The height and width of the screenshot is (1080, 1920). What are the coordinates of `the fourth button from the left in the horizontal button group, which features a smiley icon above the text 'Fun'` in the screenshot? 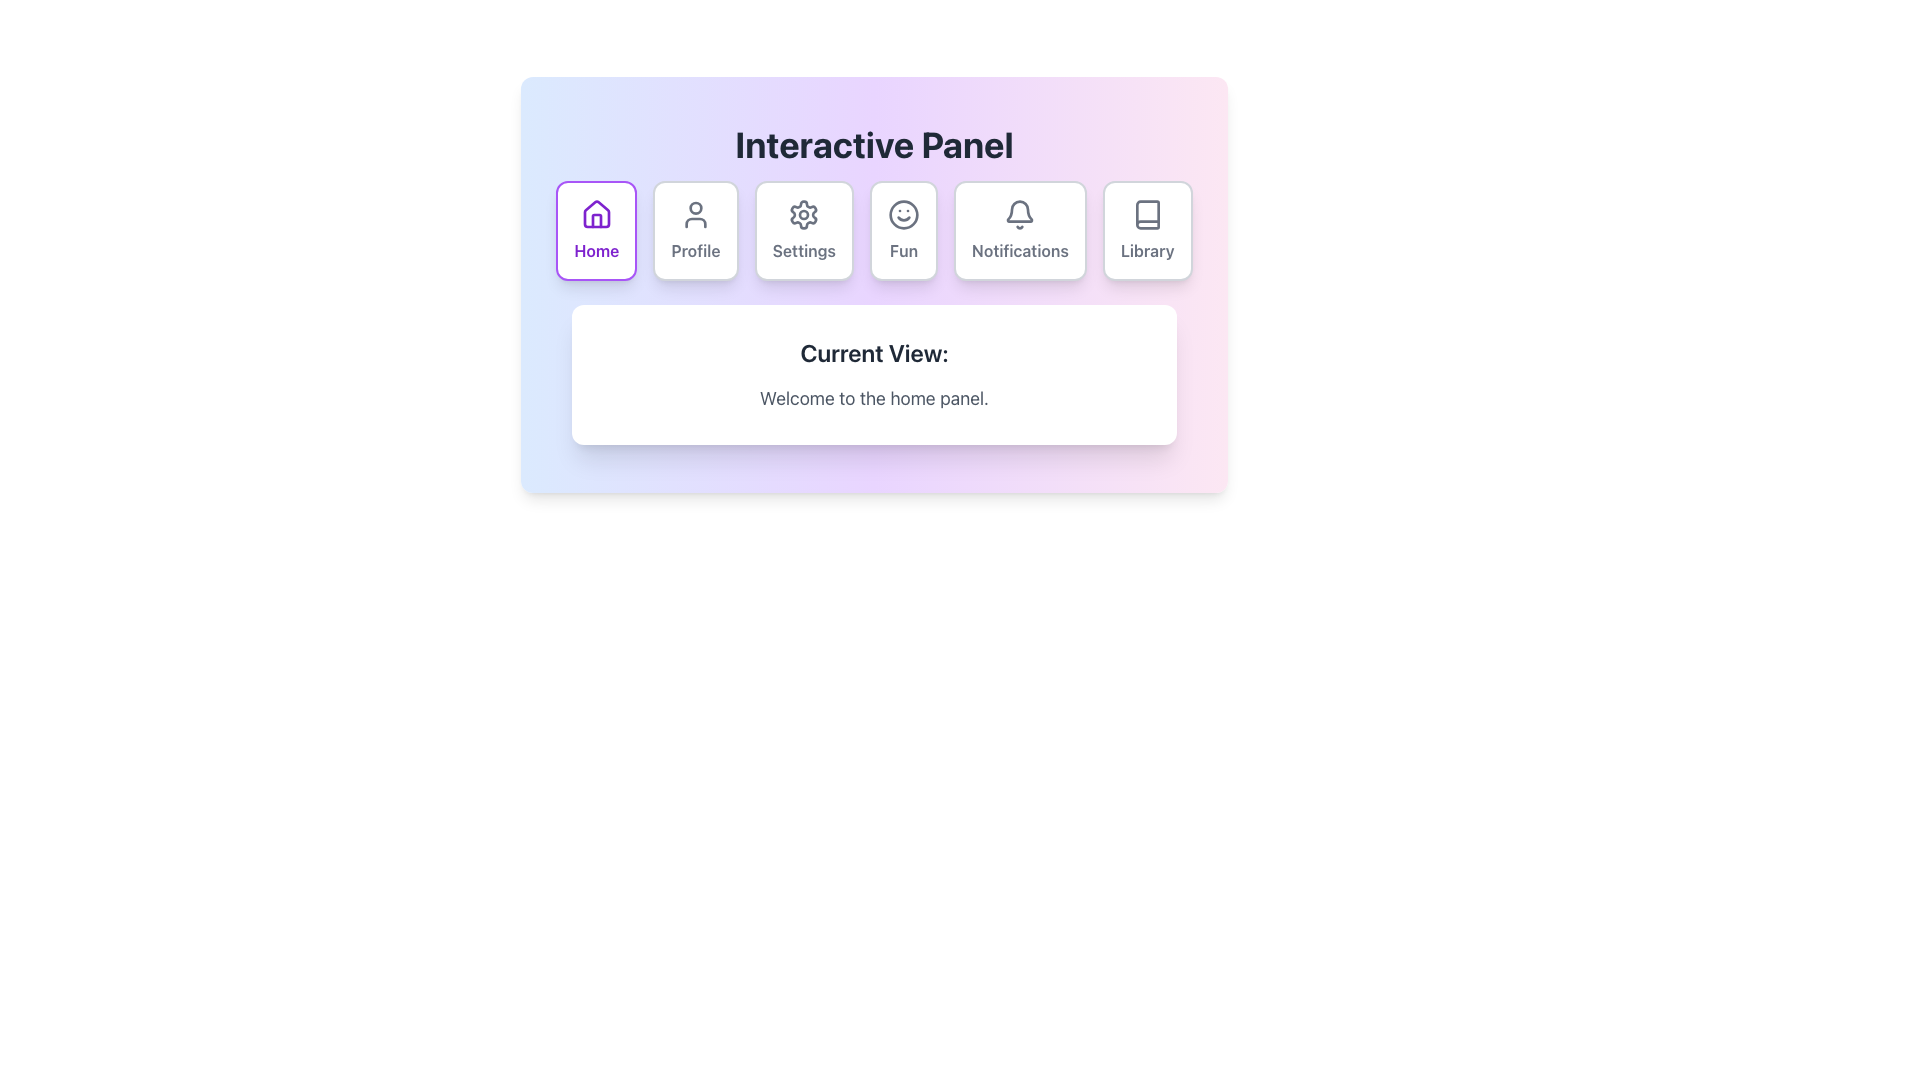 It's located at (902, 230).